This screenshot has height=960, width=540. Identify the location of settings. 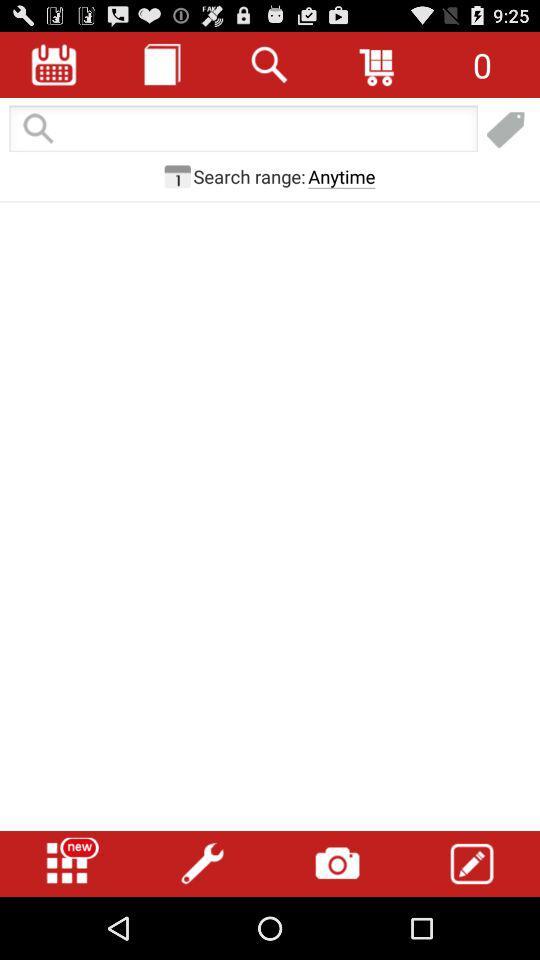
(202, 863).